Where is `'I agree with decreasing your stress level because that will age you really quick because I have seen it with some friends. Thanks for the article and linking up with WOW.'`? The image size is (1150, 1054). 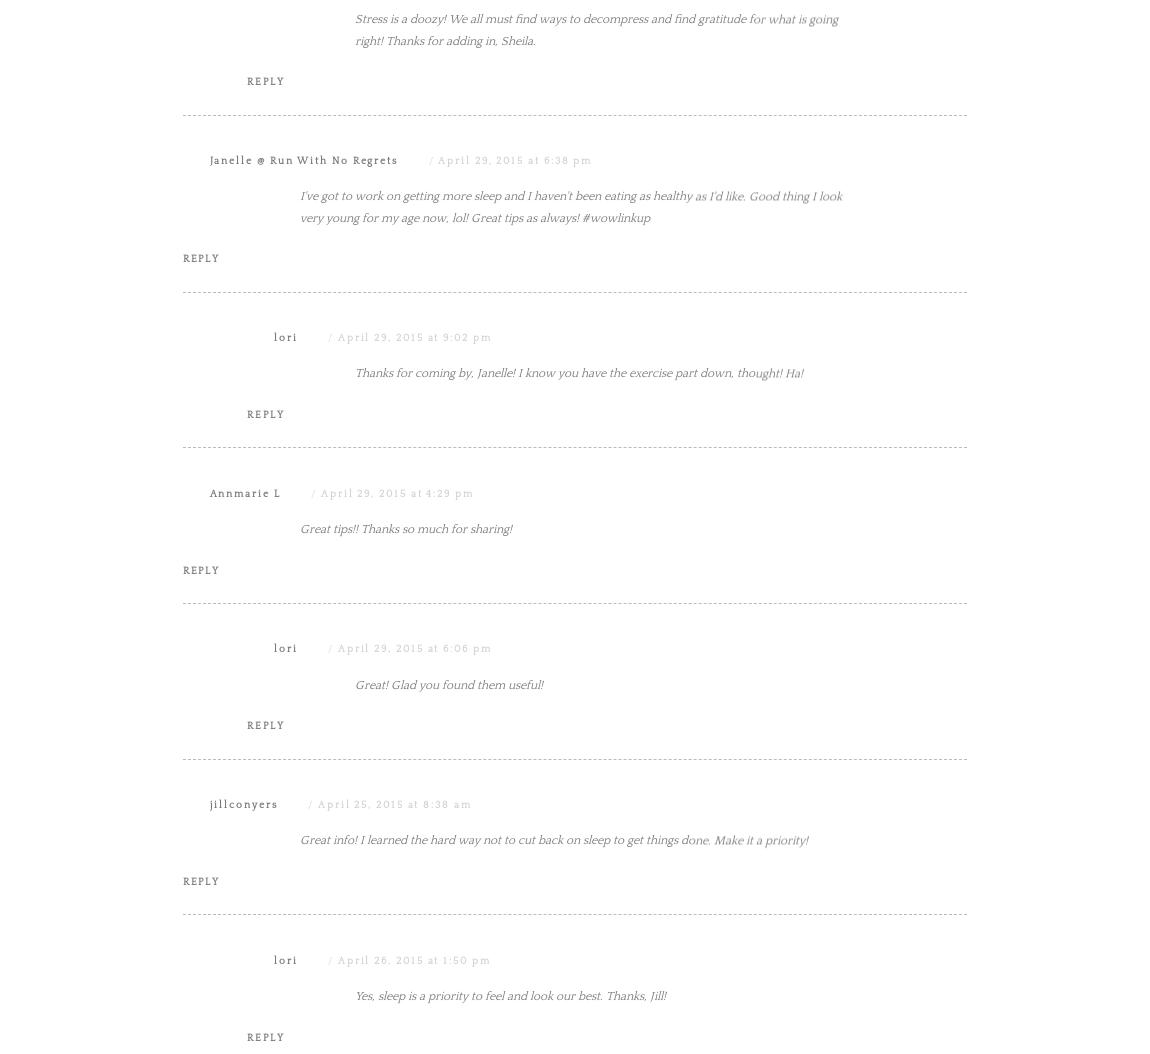
'I agree with decreasing your stress level because that will age you really quick because I have seen it with some friends. Thanks for the article and linking up with WOW.' is located at coordinates (564, 54).